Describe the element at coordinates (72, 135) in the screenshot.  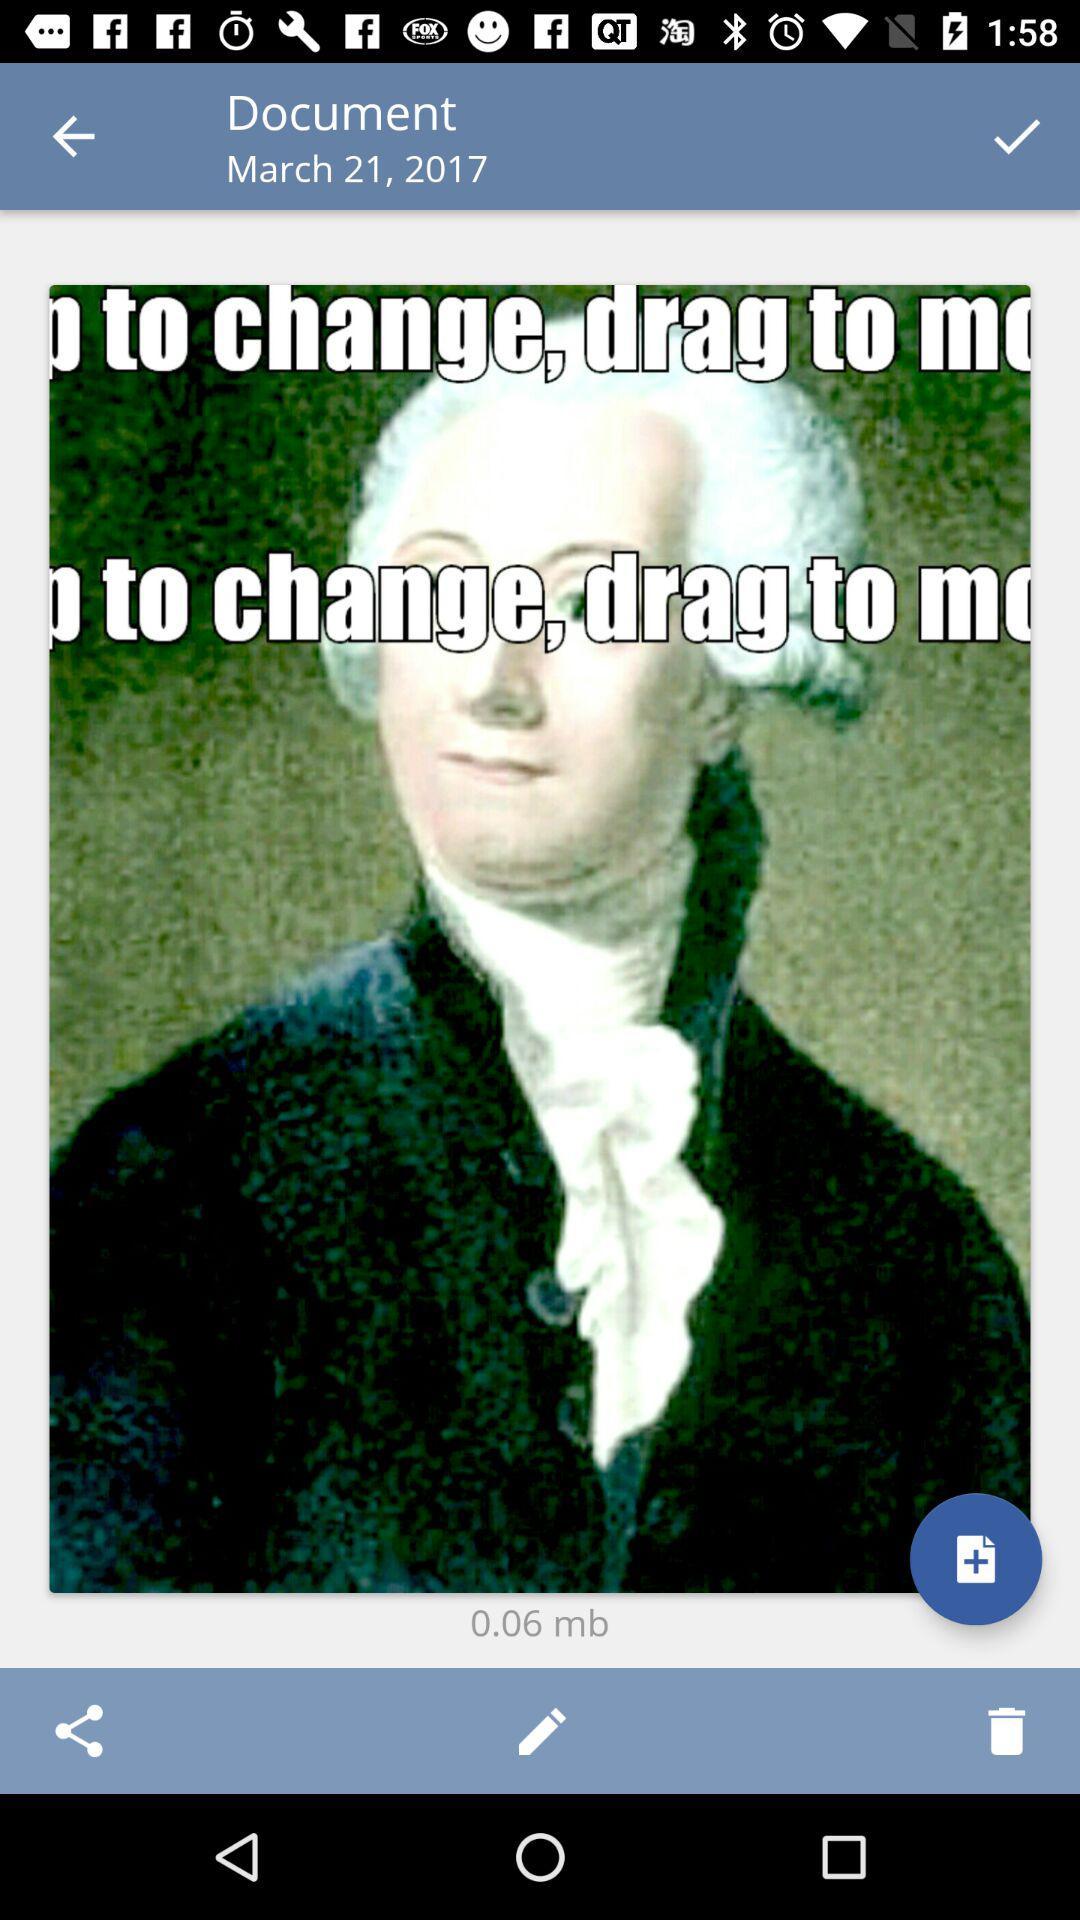
I see `icon to the left of the document item` at that location.